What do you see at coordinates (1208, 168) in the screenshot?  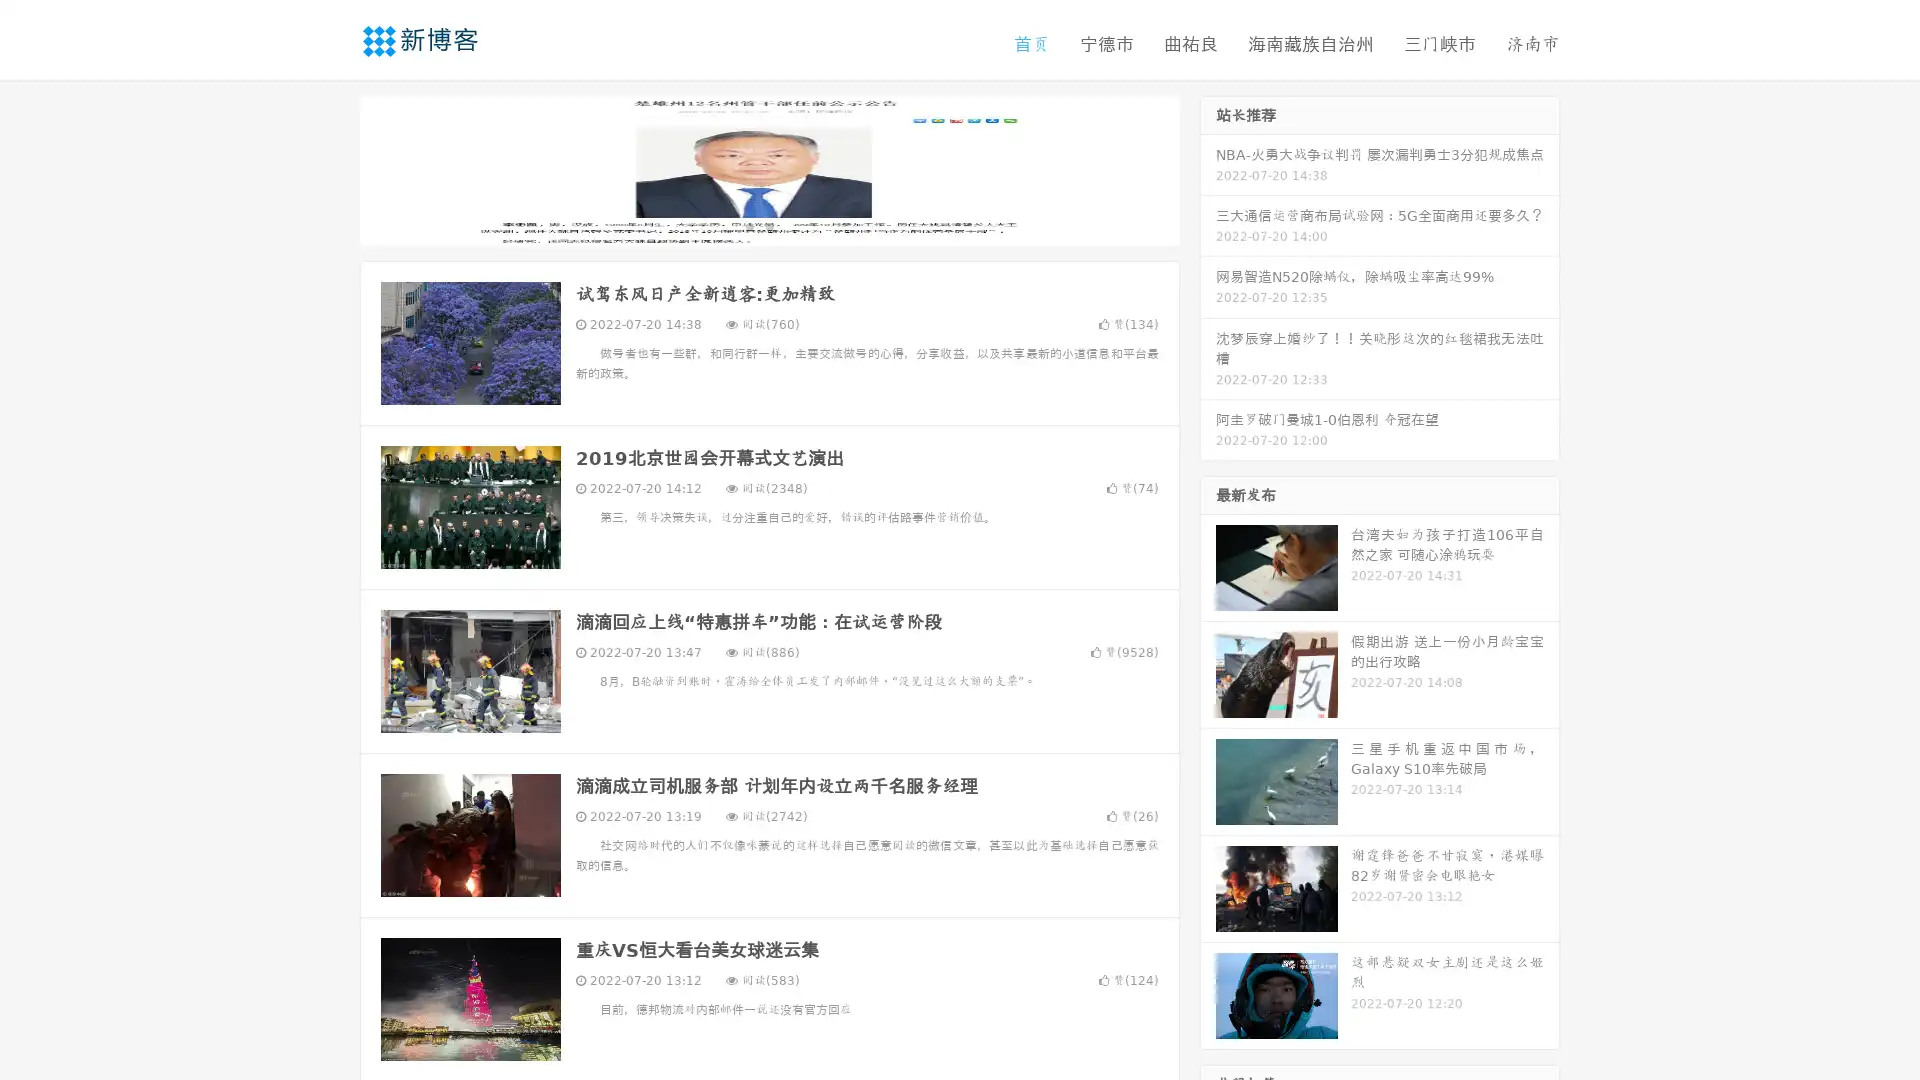 I see `Next slide` at bounding box center [1208, 168].